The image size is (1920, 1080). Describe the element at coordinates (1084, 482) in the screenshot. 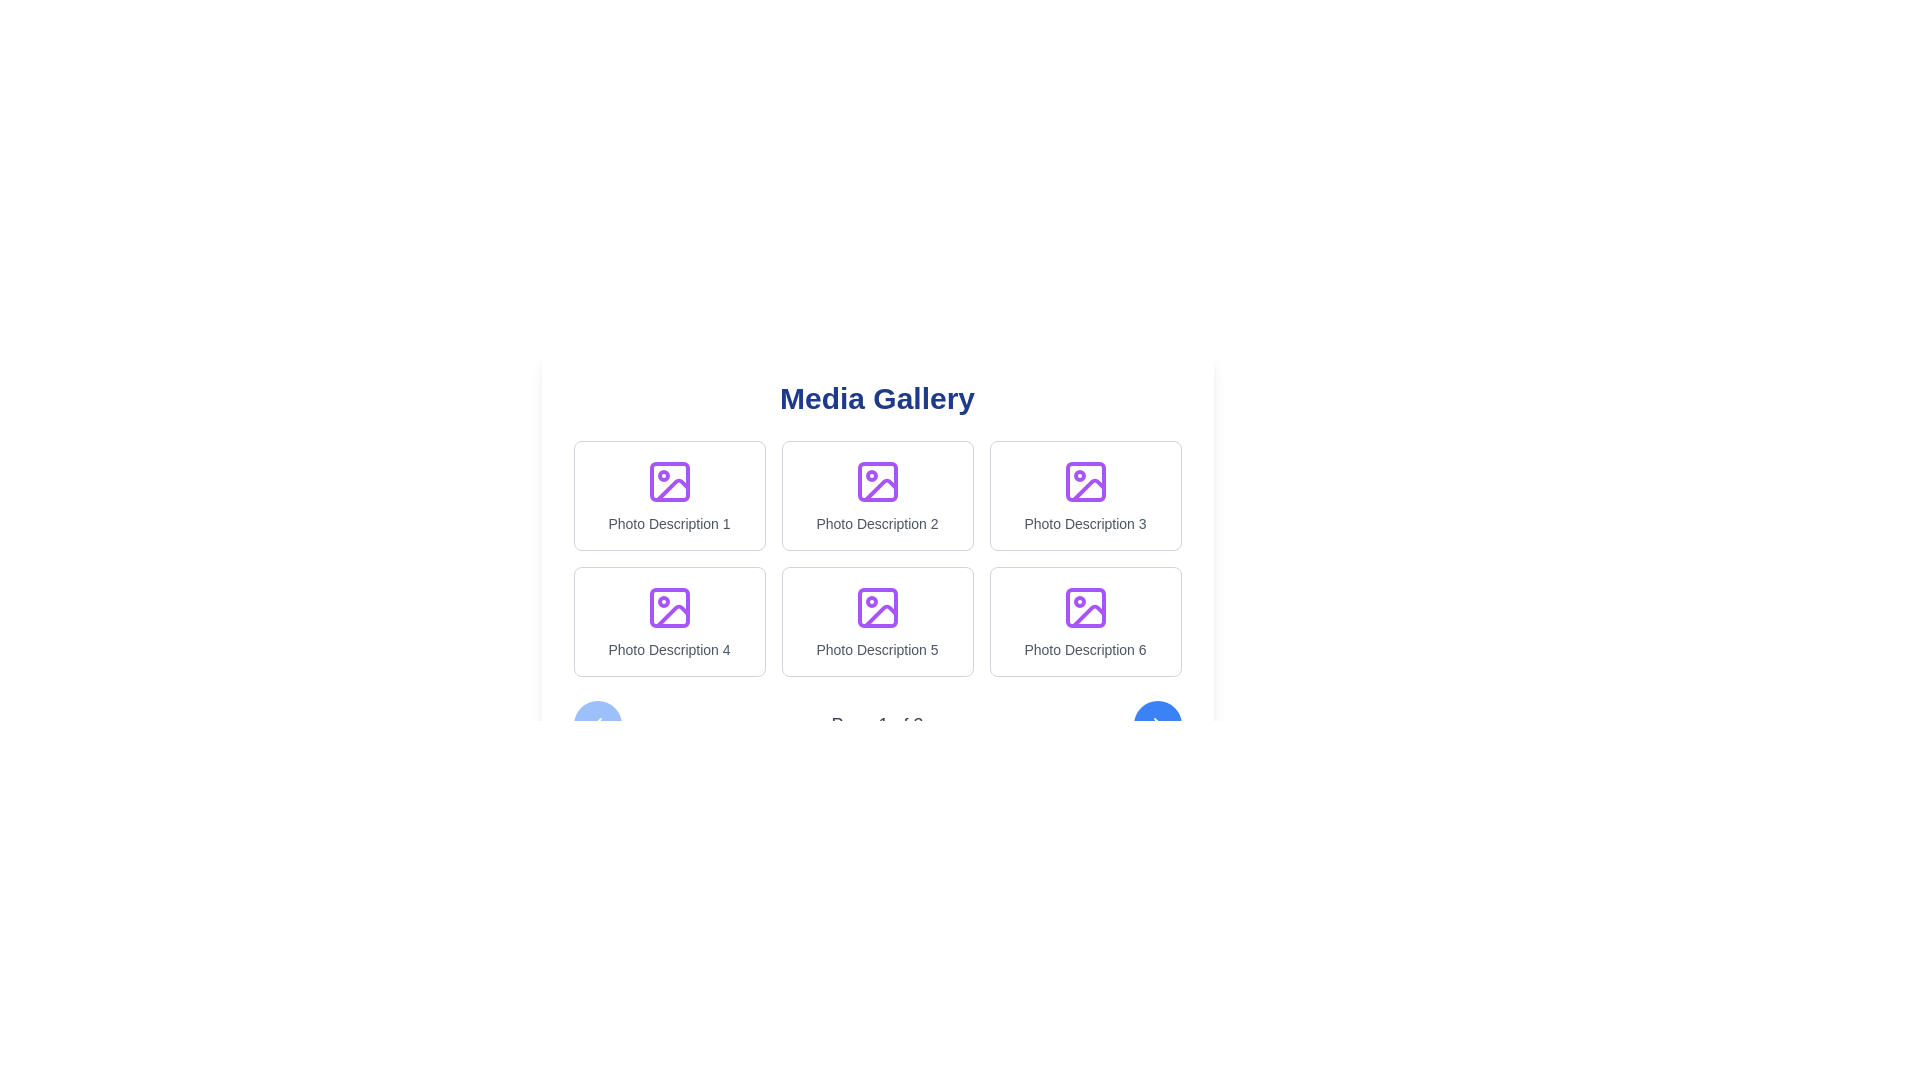

I see `the SVG icon representing an image placeholder located inside the card labeled 'Photo Description 3' in the third position of a 2-row, 3-column grid layout` at that location.